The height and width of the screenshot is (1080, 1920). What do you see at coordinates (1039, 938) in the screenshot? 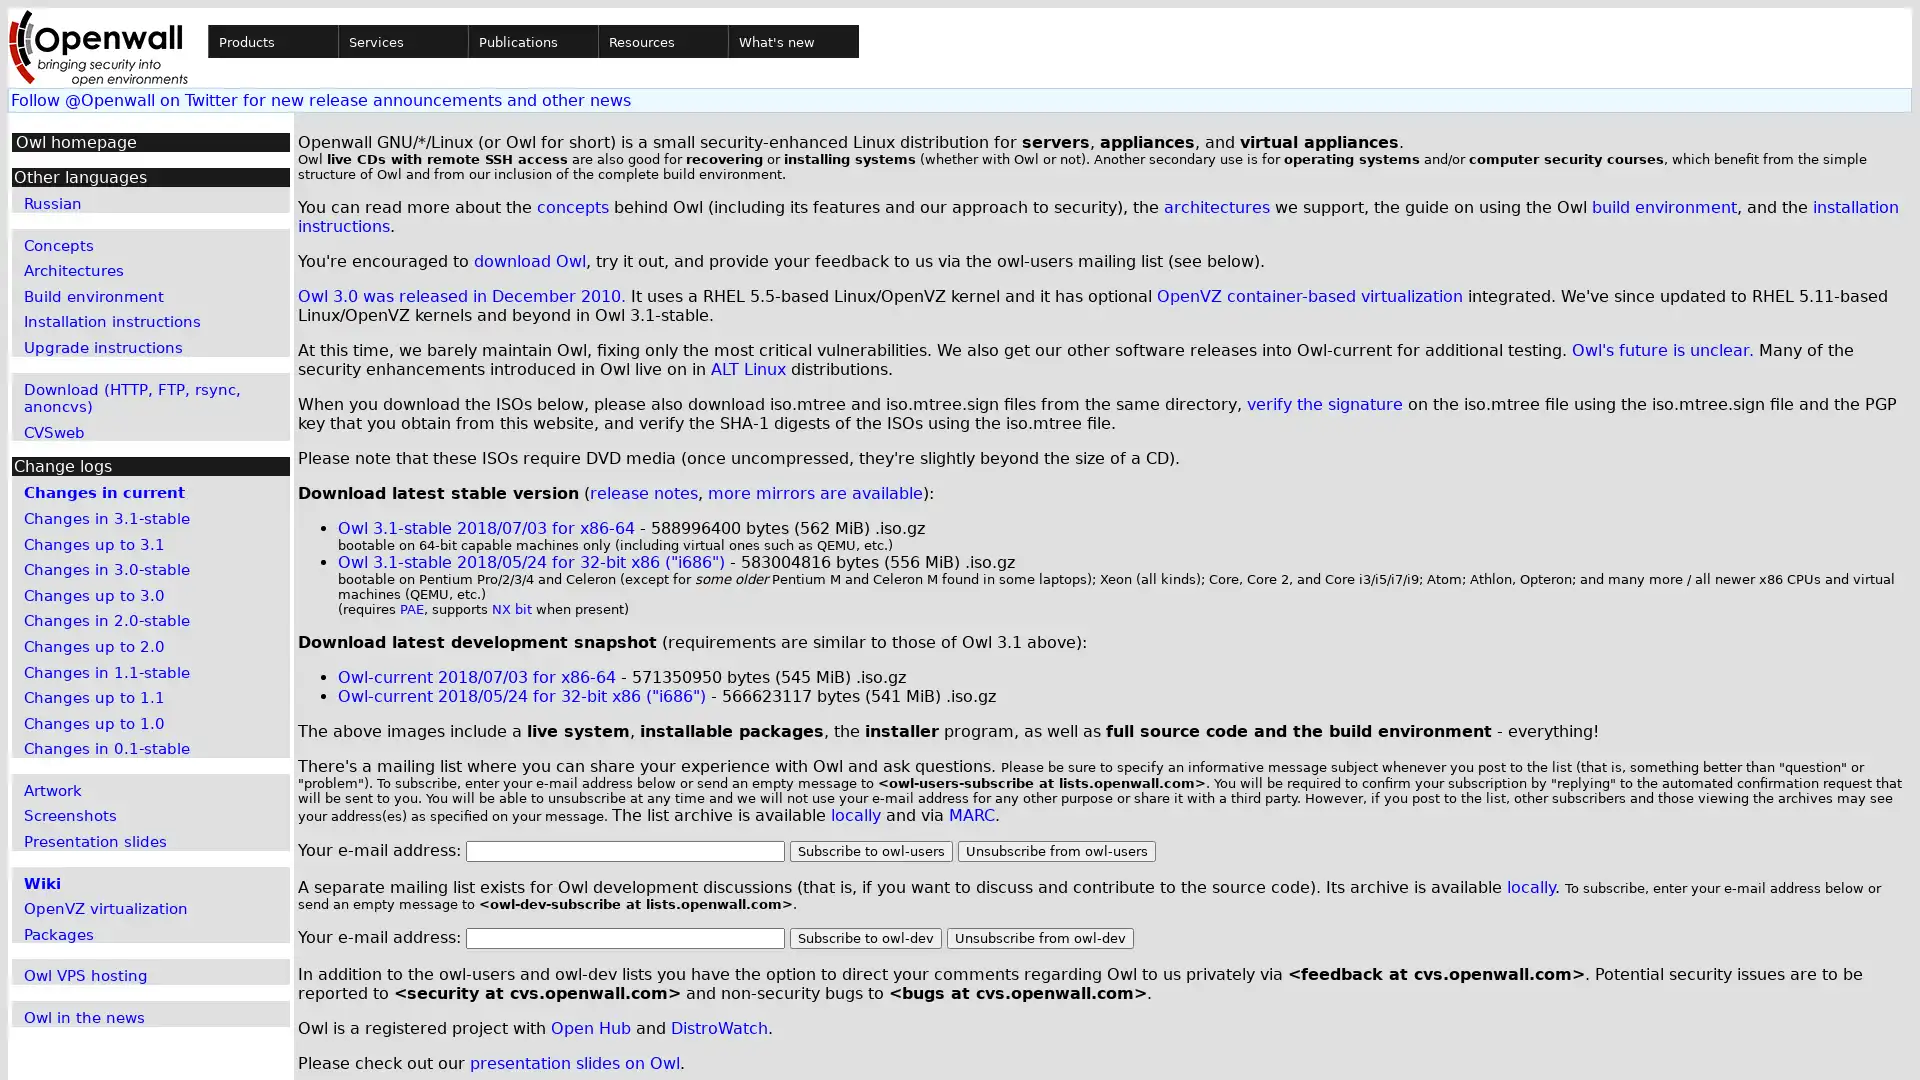
I see `Unsubscribe from owl-dev` at bounding box center [1039, 938].